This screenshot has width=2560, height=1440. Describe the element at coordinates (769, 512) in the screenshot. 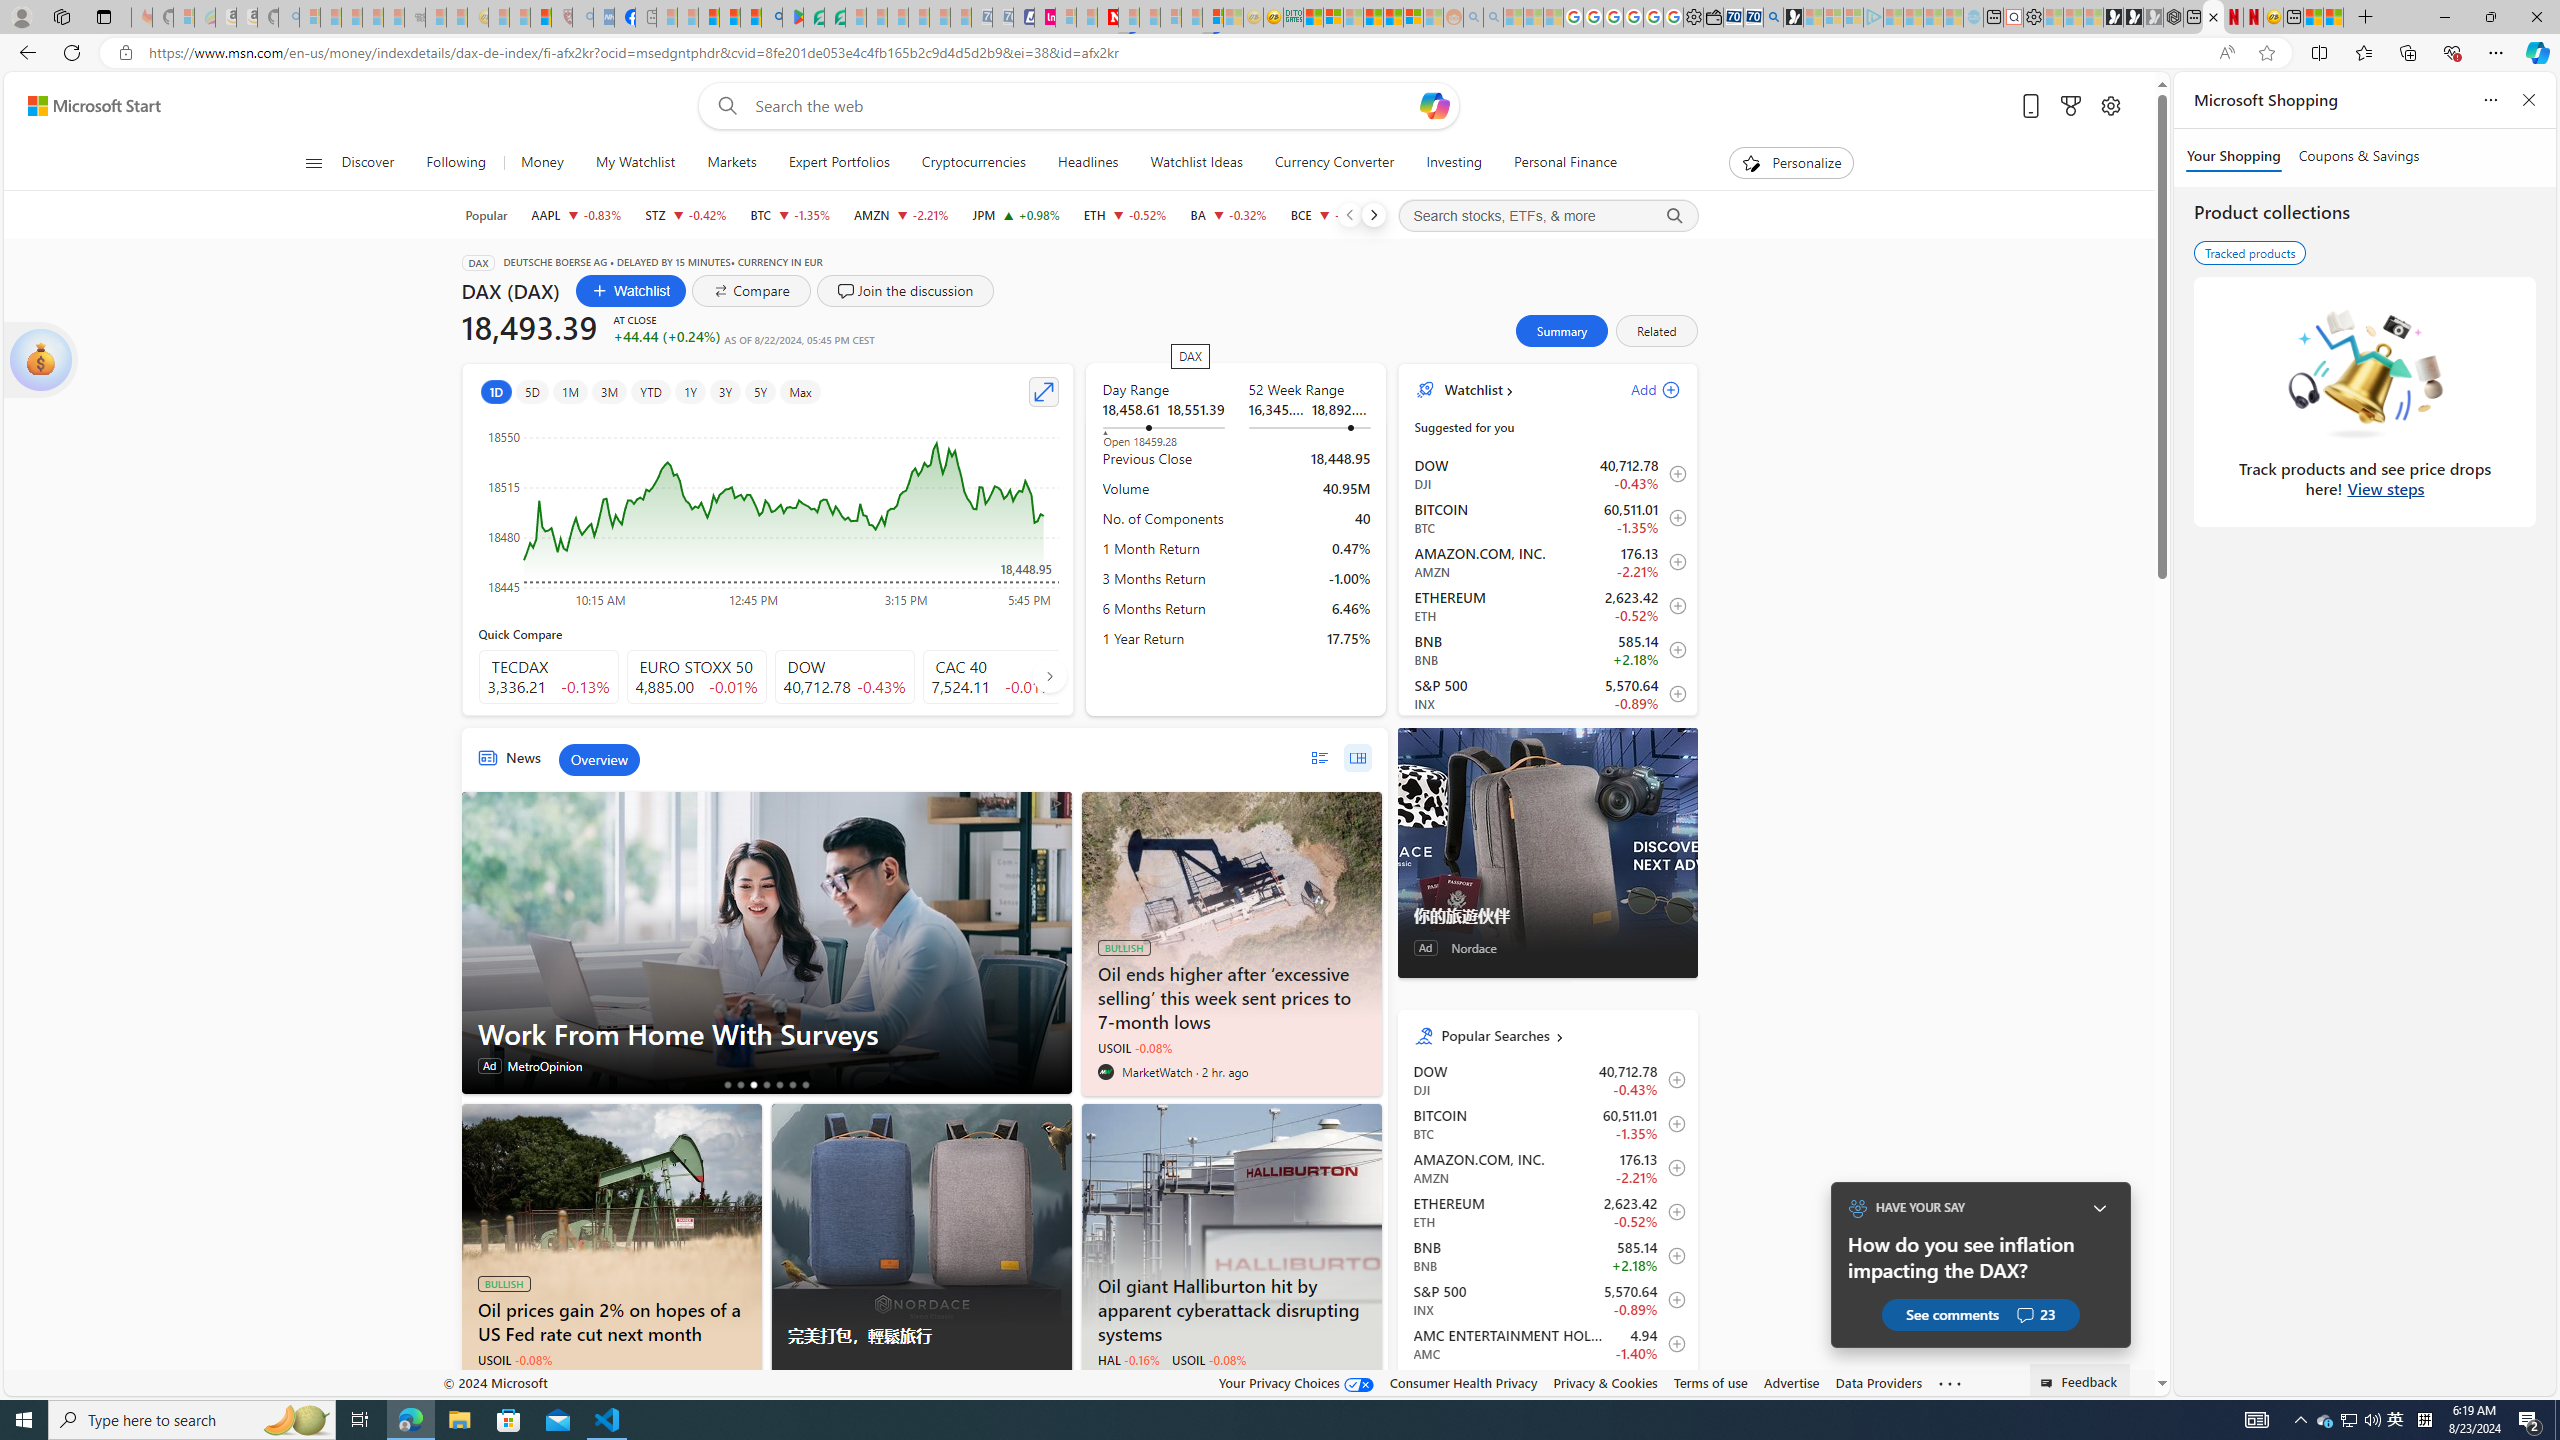

I see `'Class: recharts-surface'` at that location.